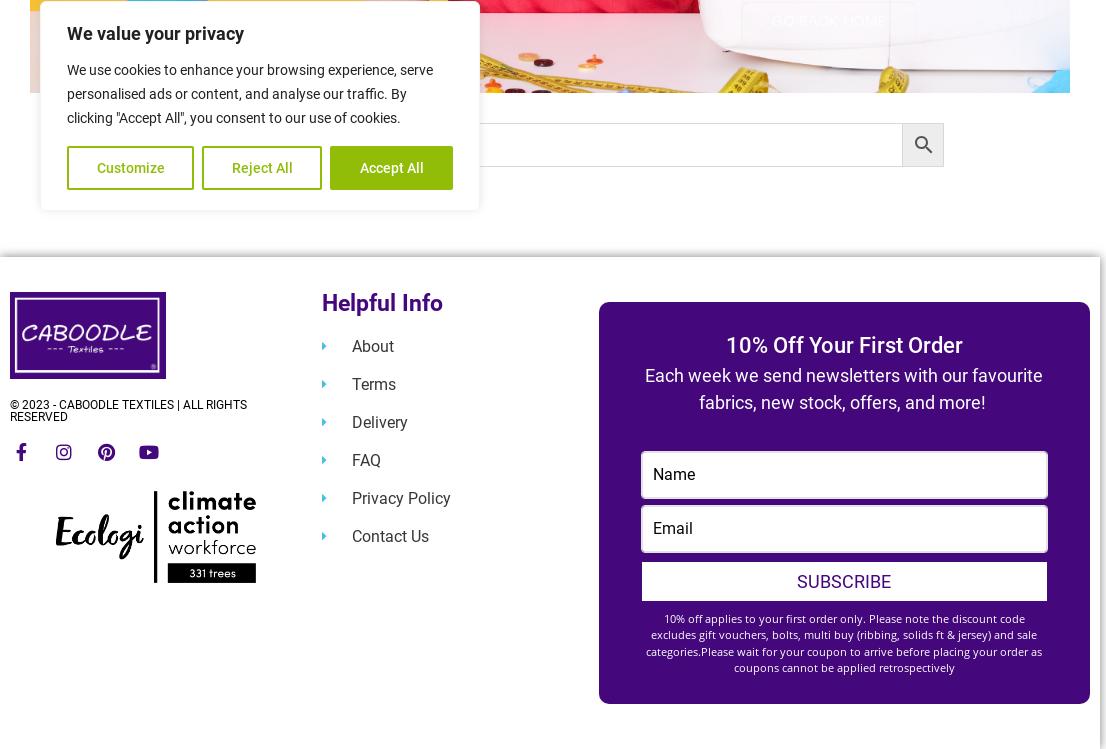  What do you see at coordinates (351, 496) in the screenshot?
I see `'Privacy Policy'` at bounding box center [351, 496].